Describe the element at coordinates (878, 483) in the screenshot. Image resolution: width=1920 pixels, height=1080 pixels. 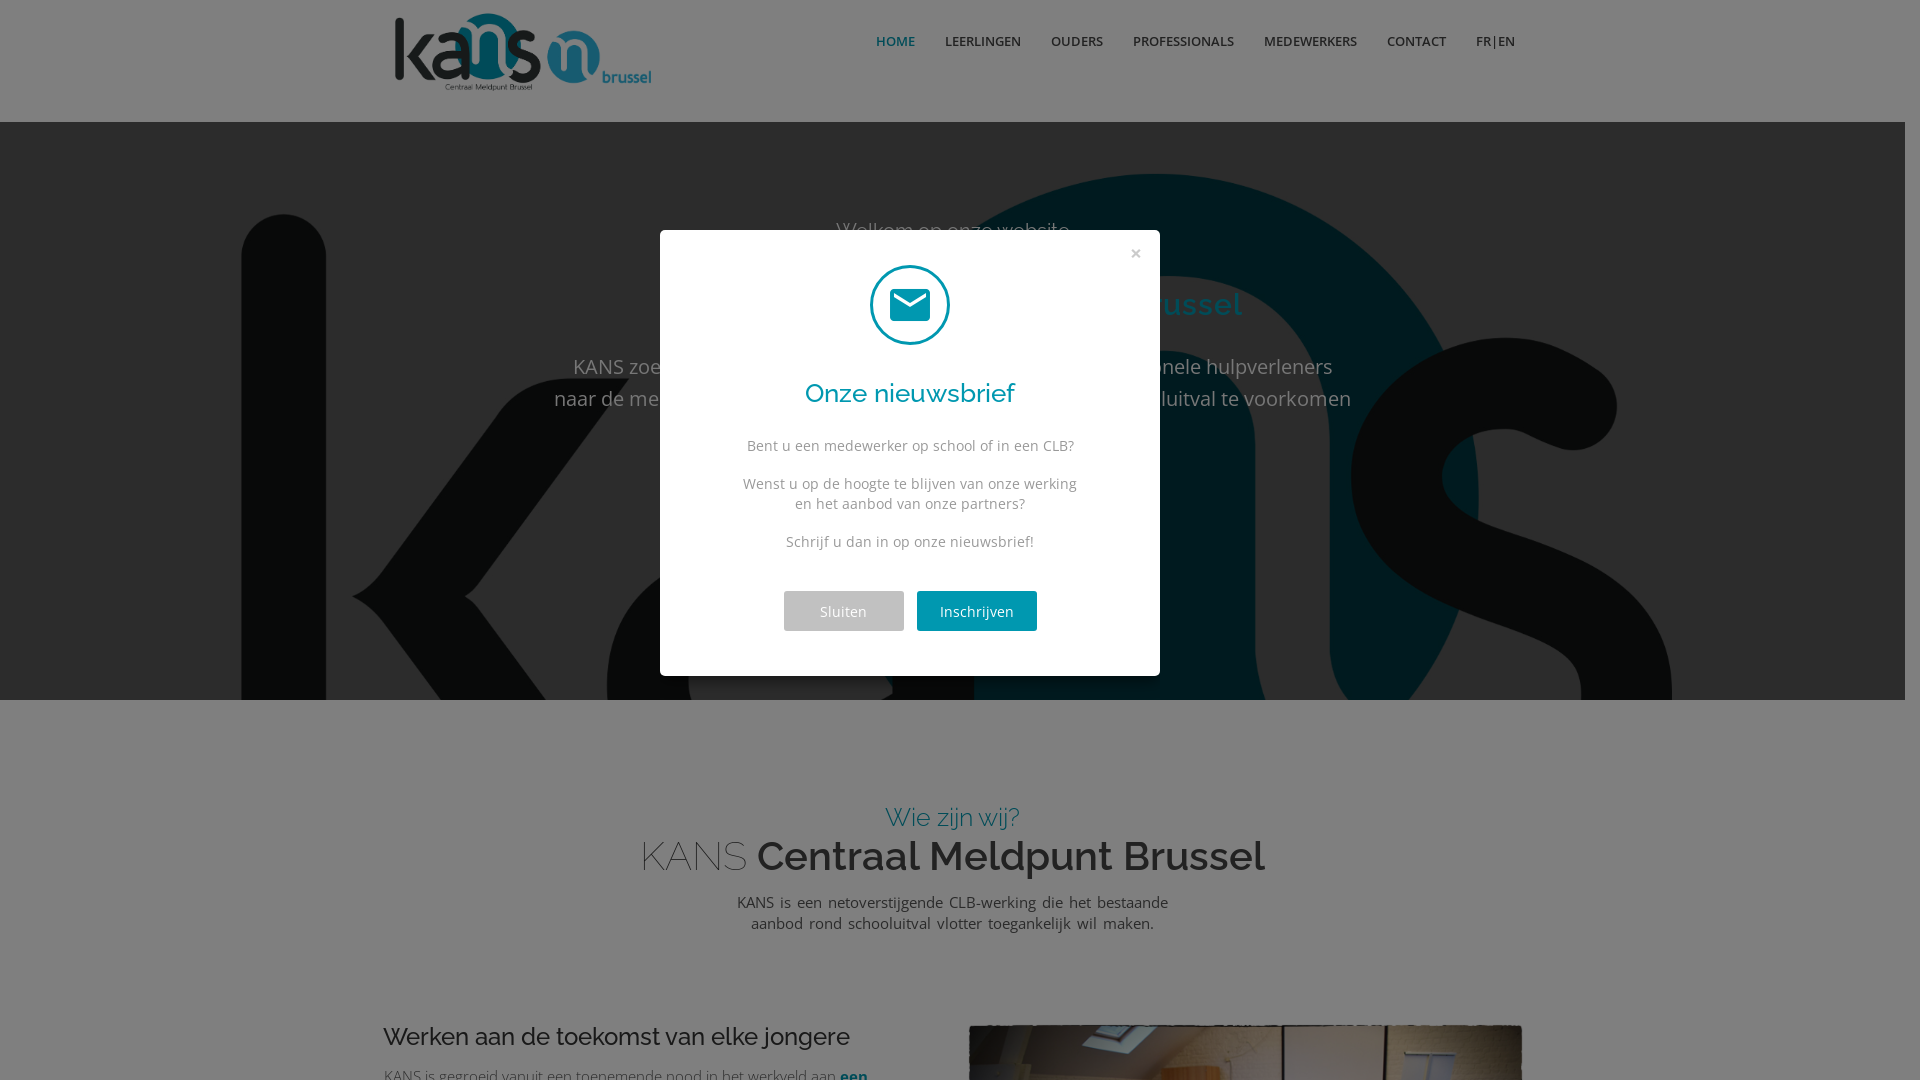
I see `'Ouders'` at that location.